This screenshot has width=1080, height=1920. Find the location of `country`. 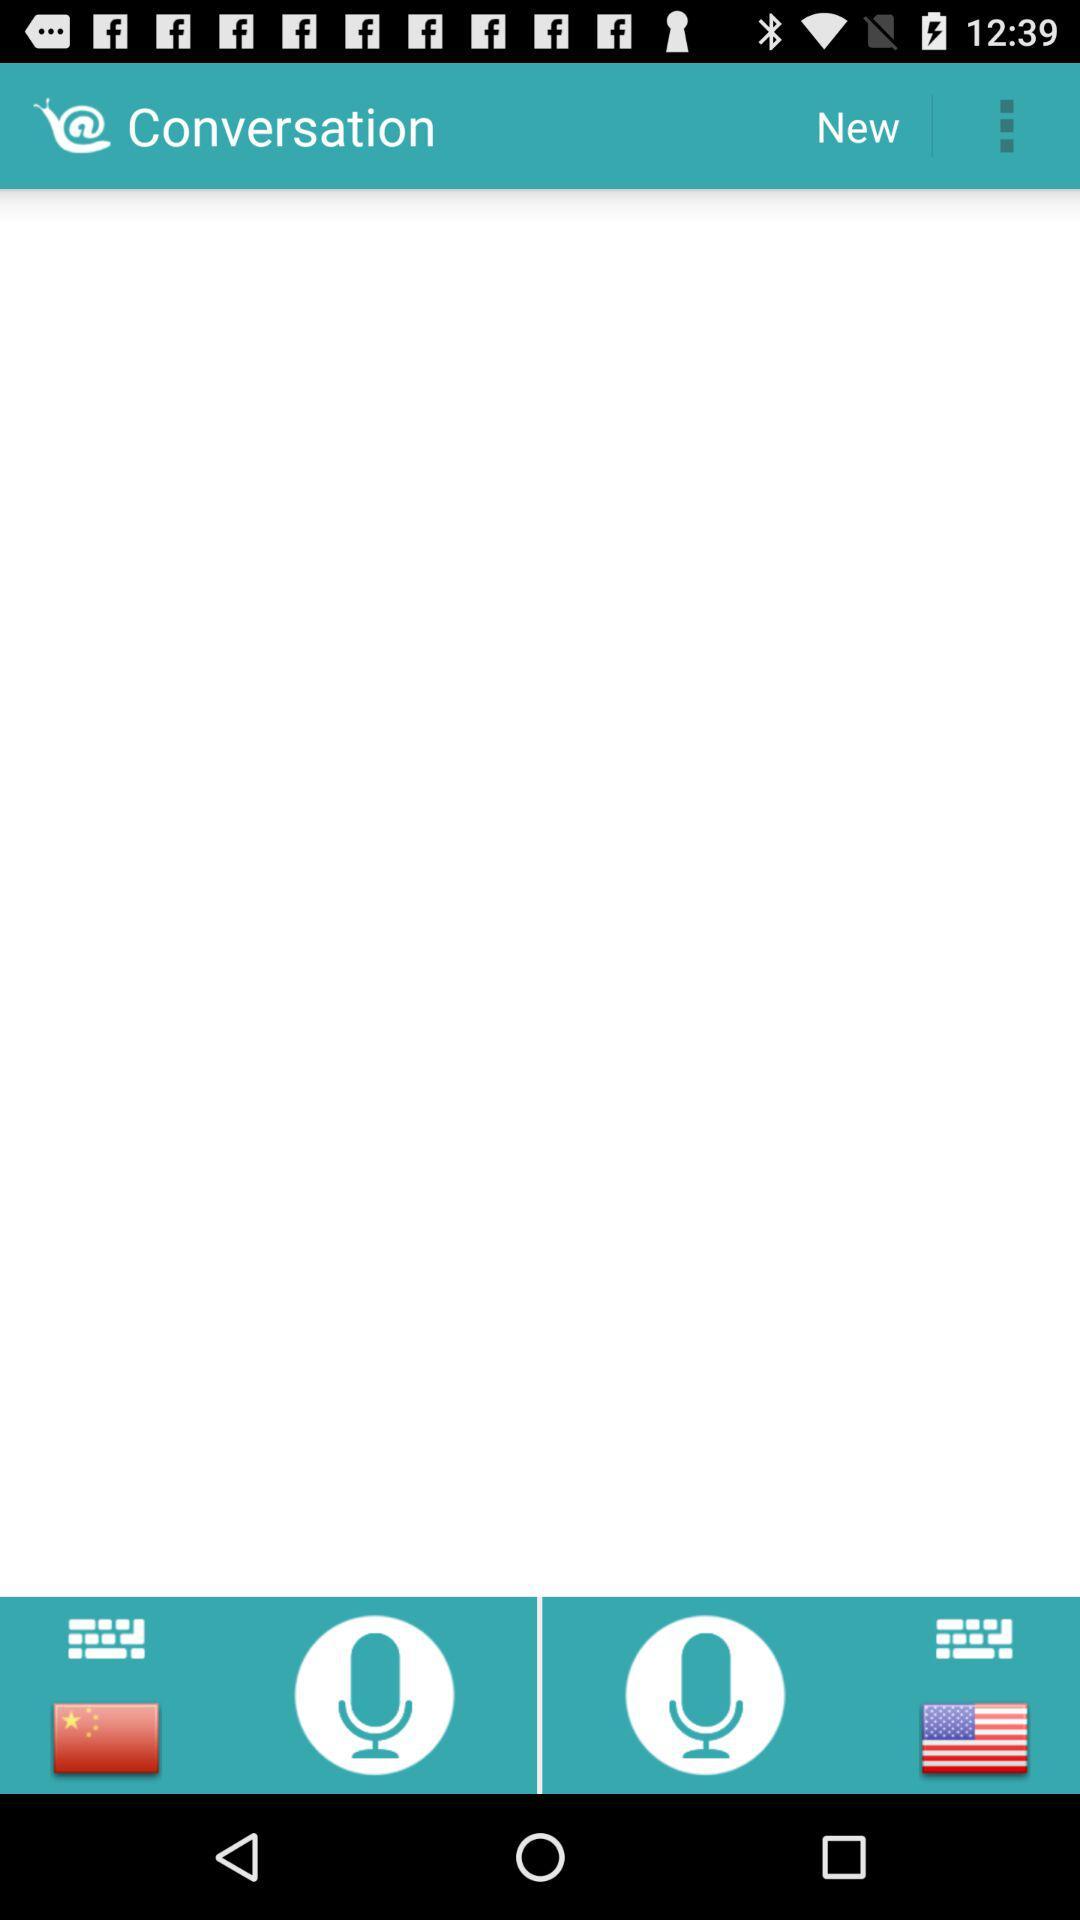

country is located at coordinates (973, 1737).